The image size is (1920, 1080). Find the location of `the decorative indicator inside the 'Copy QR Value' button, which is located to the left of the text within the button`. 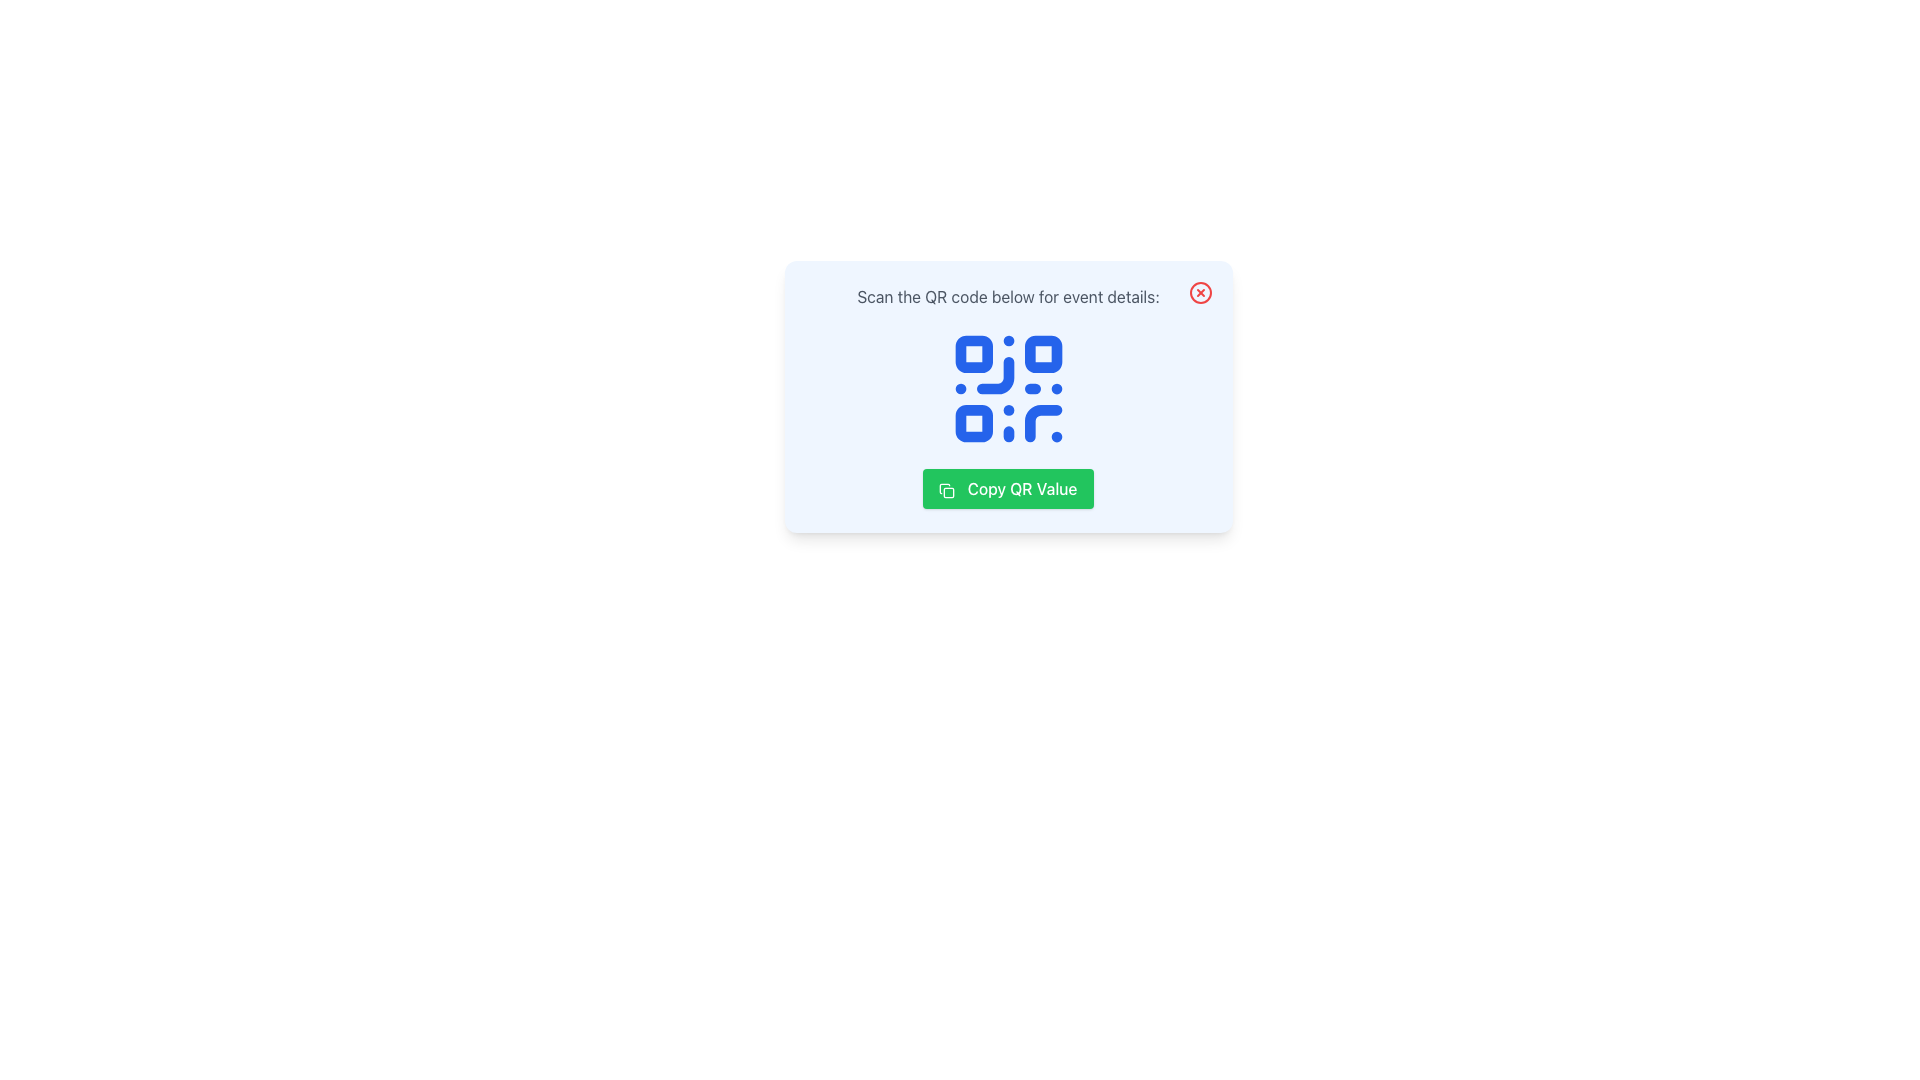

the decorative indicator inside the 'Copy QR Value' button, which is located to the left of the text within the button is located at coordinates (946, 490).